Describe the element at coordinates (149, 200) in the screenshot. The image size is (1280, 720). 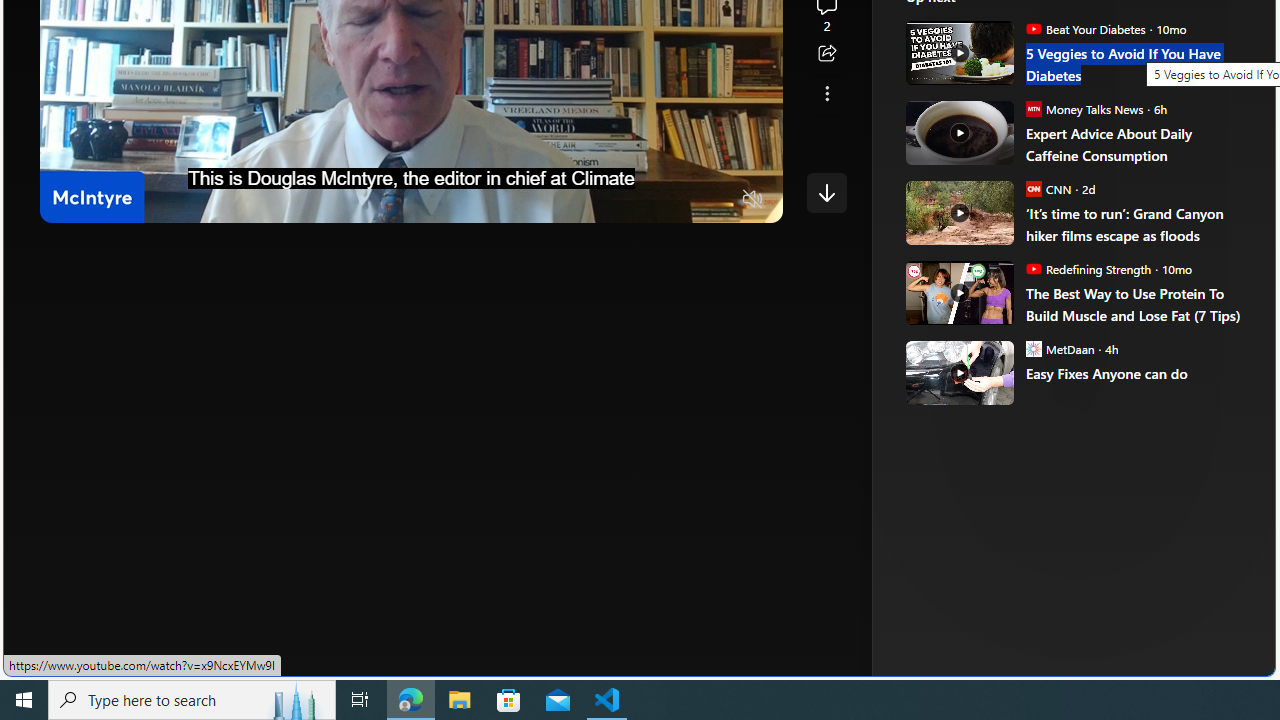
I see `'Seek Forward'` at that location.